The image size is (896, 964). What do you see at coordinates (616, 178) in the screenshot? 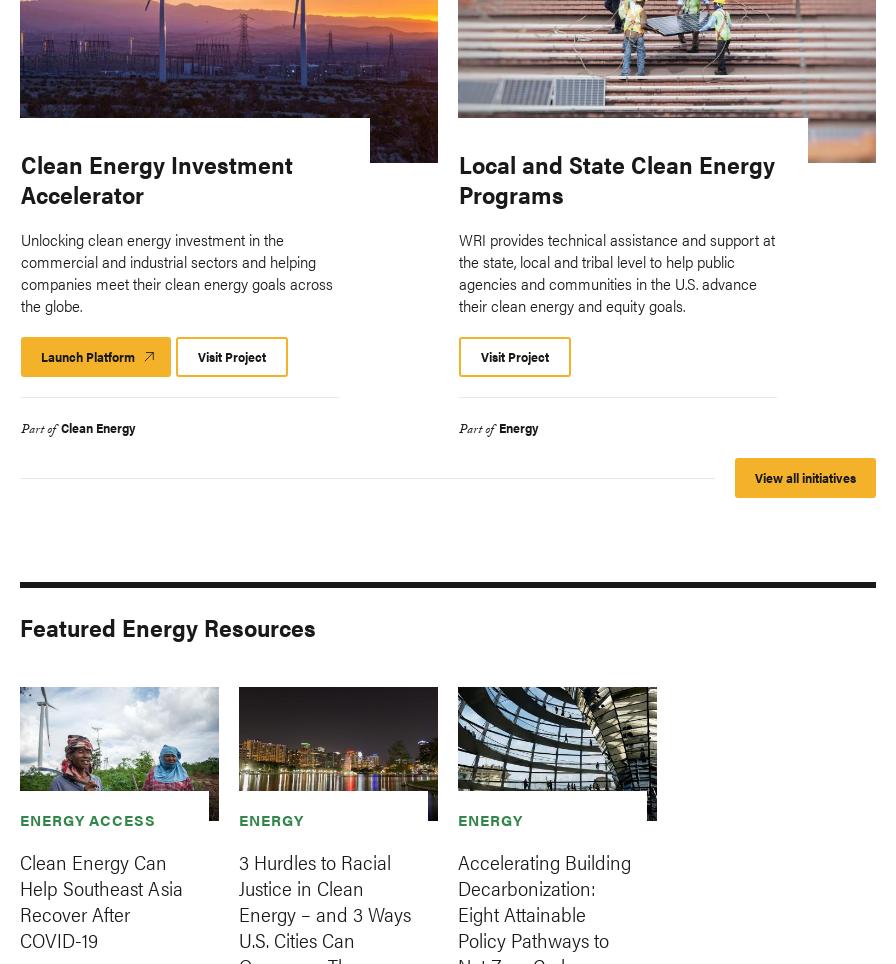
I see `'Local and State Clean Energy Programs'` at bounding box center [616, 178].